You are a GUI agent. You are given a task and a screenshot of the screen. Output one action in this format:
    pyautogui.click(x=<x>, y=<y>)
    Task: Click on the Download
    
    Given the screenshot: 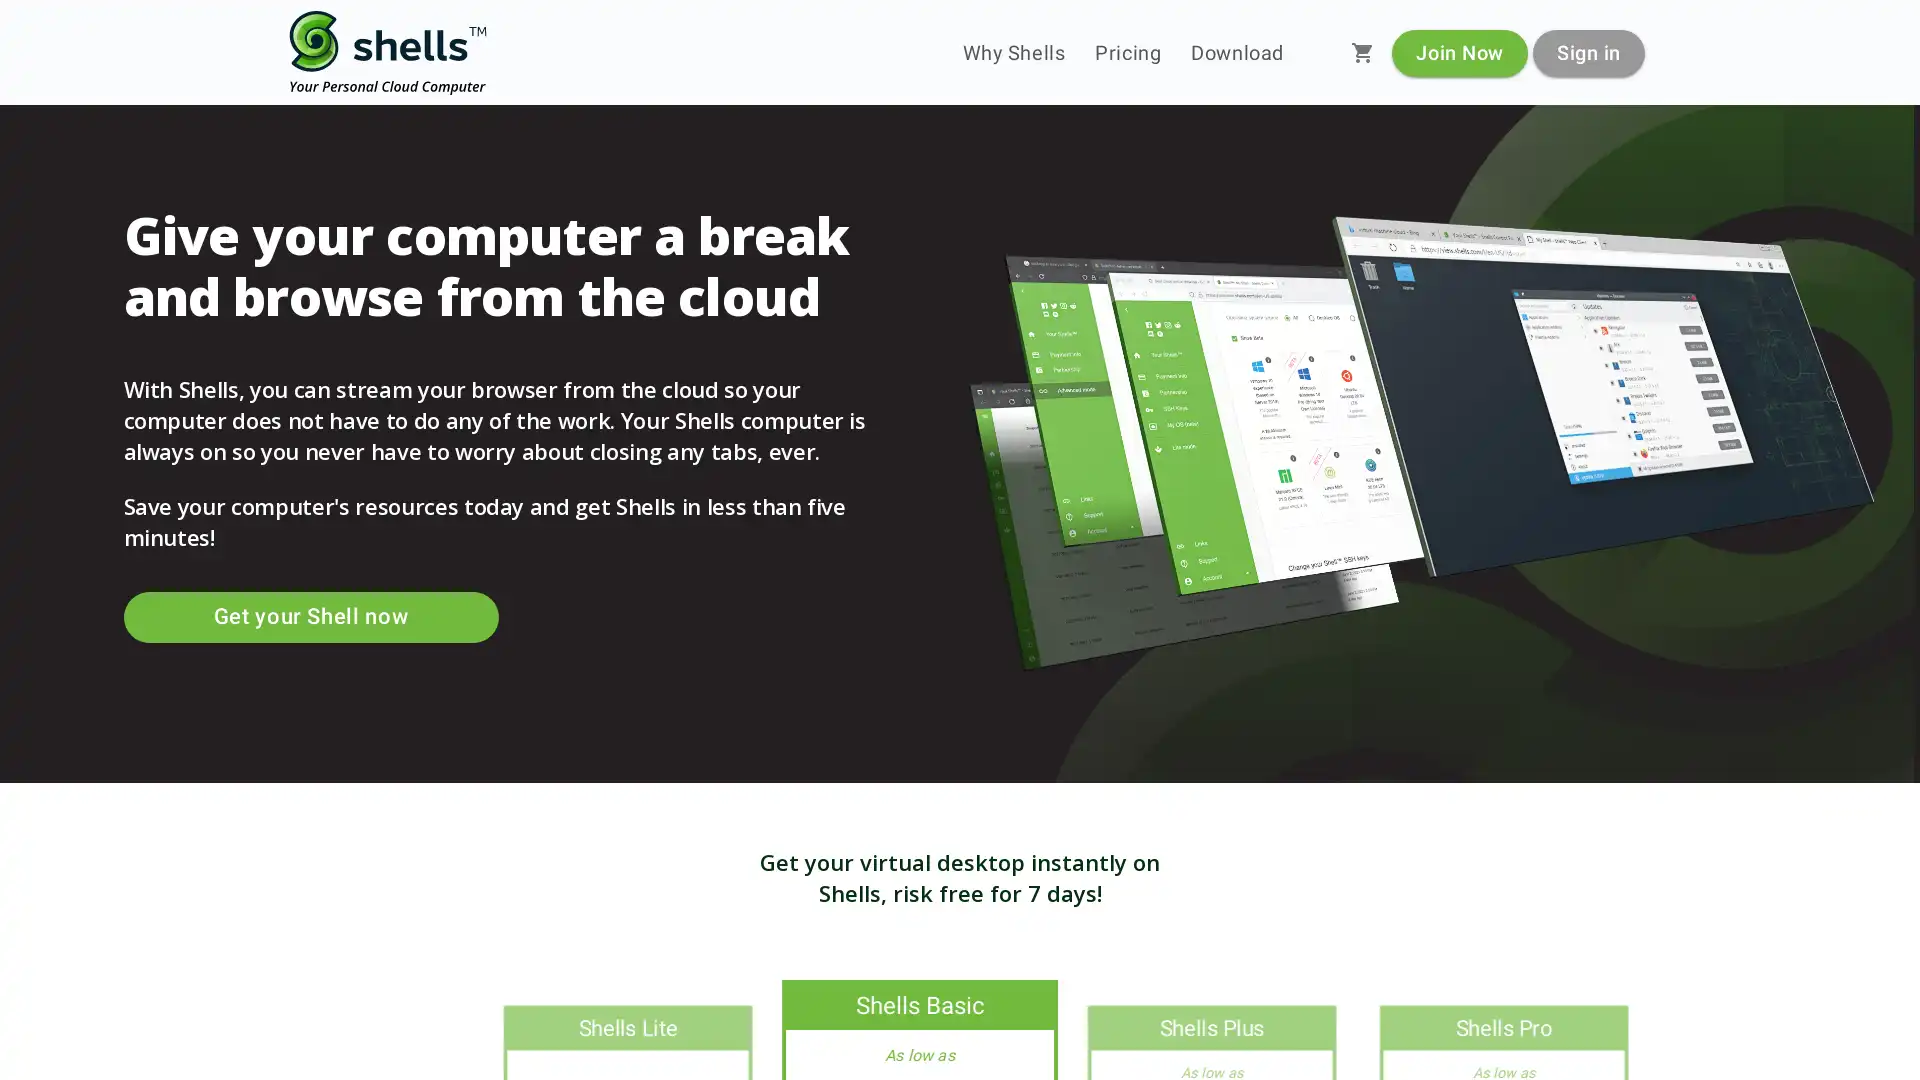 What is the action you would take?
    pyautogui.click(x=1236, y=52)
    